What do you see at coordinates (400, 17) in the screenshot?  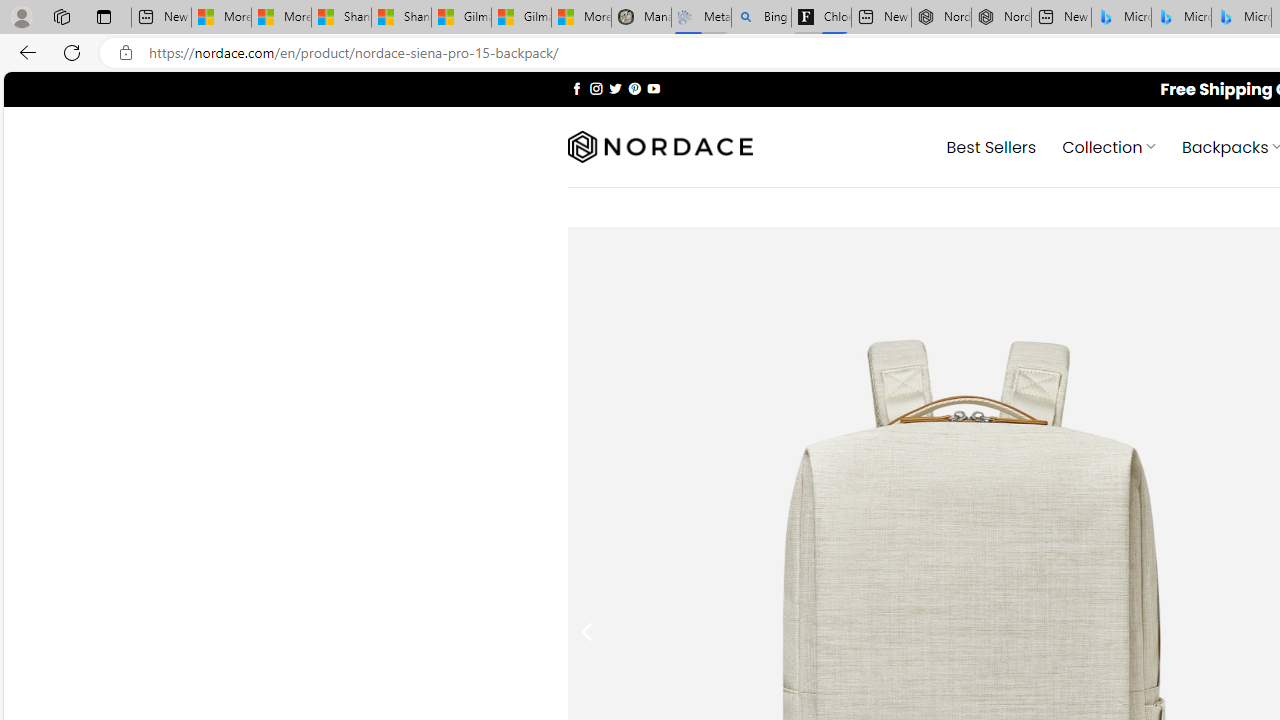 I see `'Shanghai, China weather forecast | Microsoft Weather'` at bounding box center [400, 17].